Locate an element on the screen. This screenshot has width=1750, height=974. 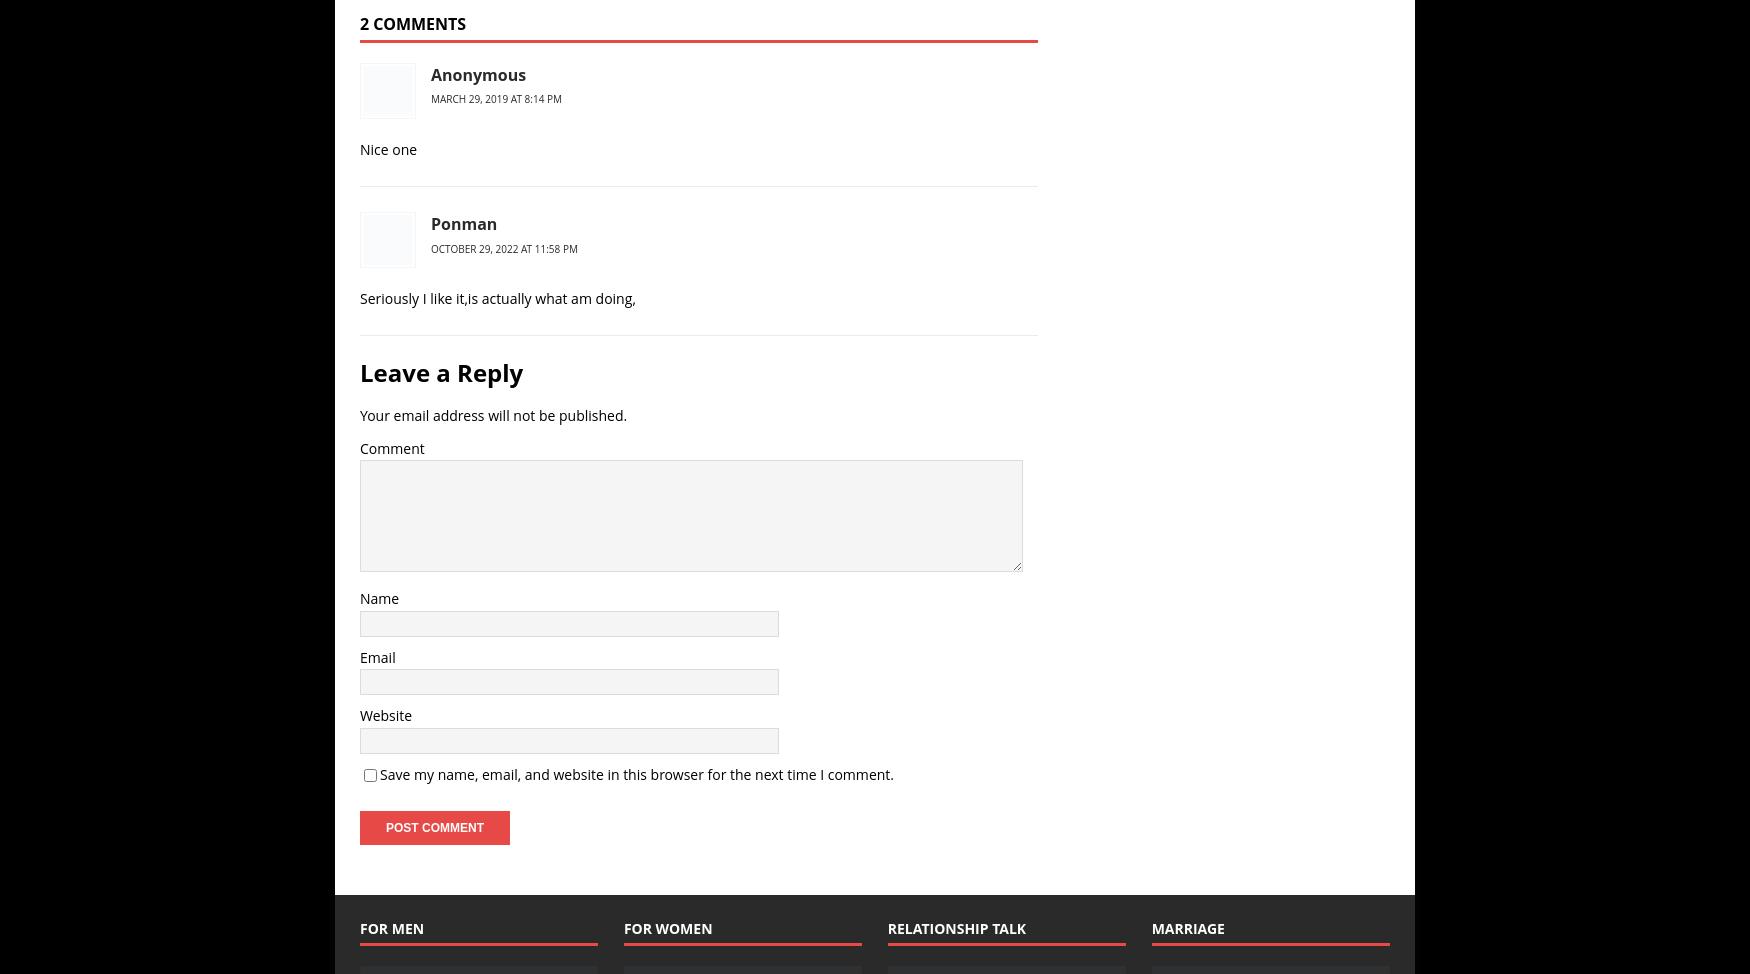
'Leave a Reply' is located at coordinates (359, 373).